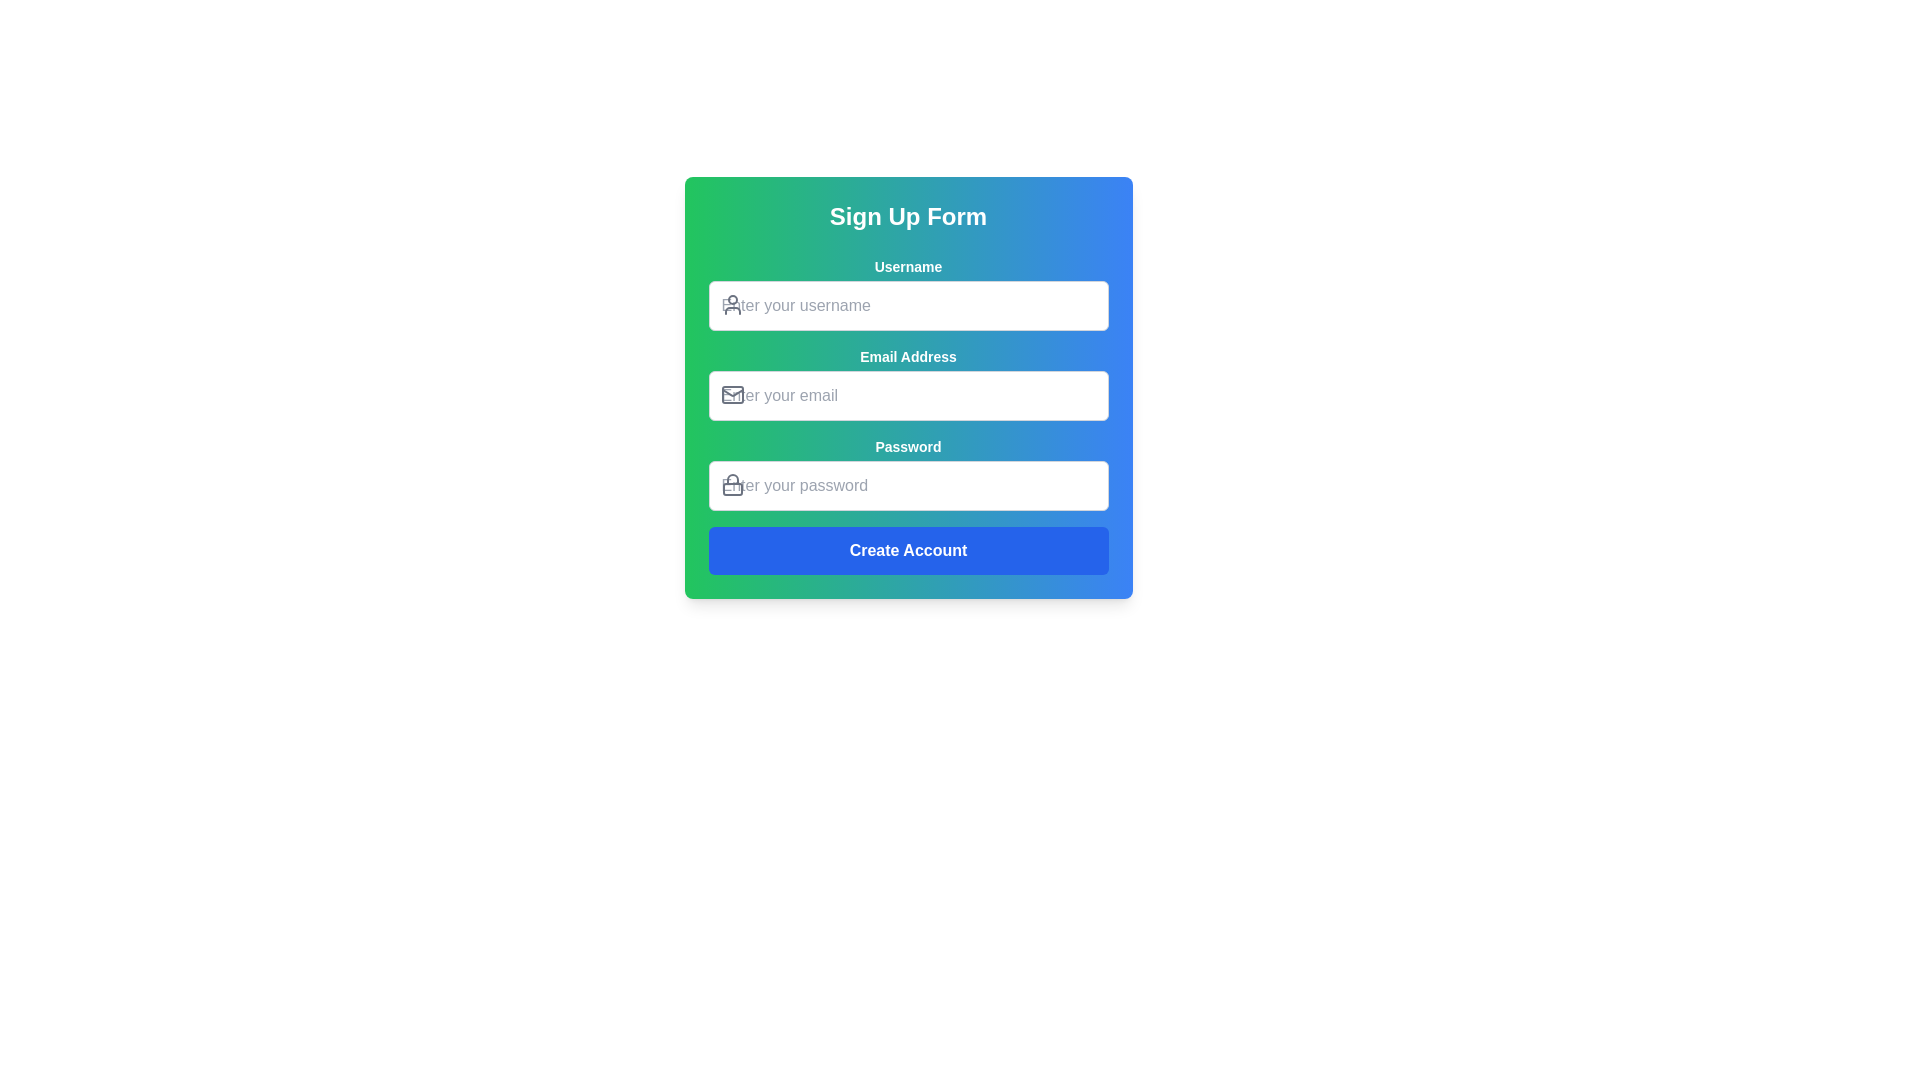 The width and height of the screenshot is (1920, 1080). I want to click on into the username input field below the 'Sign Up Form' title to focus and type, so click(907, 293).